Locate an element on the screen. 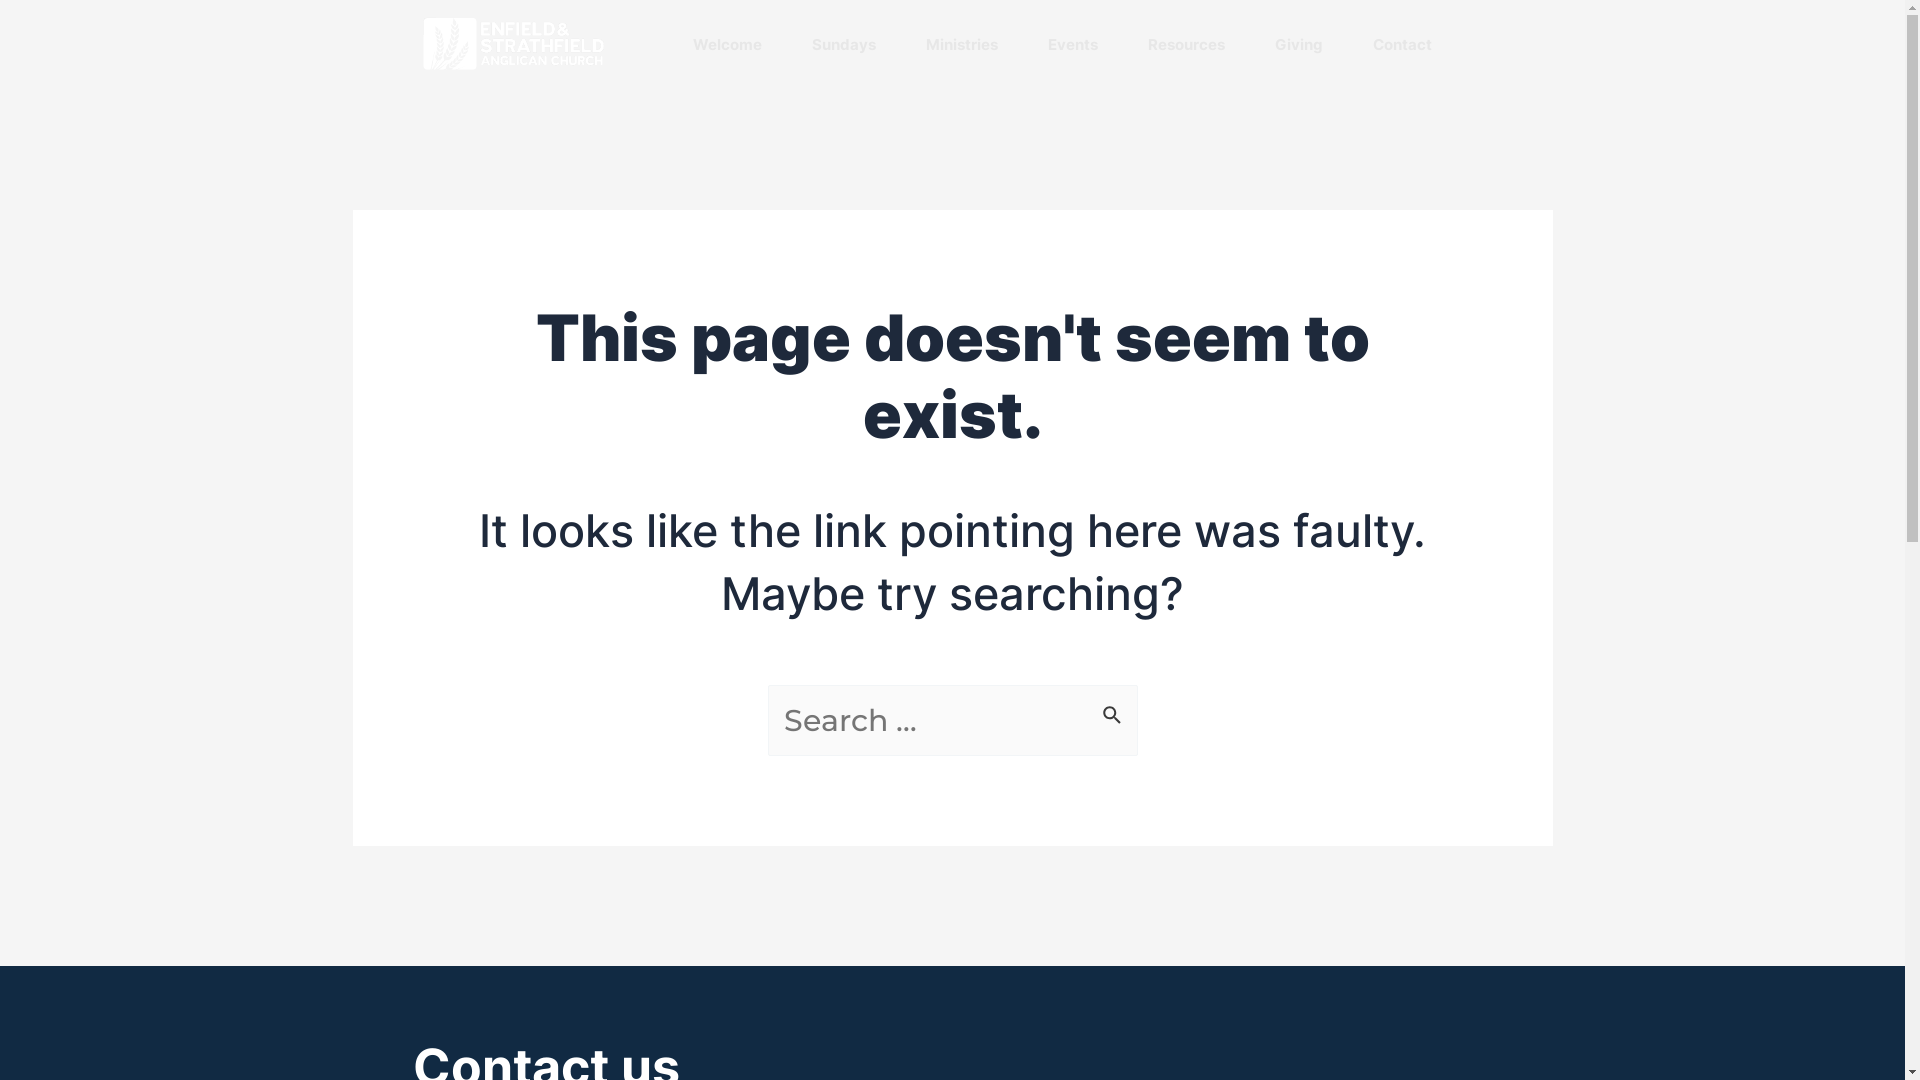  'Sundays' is located at coordinates (844, 44).